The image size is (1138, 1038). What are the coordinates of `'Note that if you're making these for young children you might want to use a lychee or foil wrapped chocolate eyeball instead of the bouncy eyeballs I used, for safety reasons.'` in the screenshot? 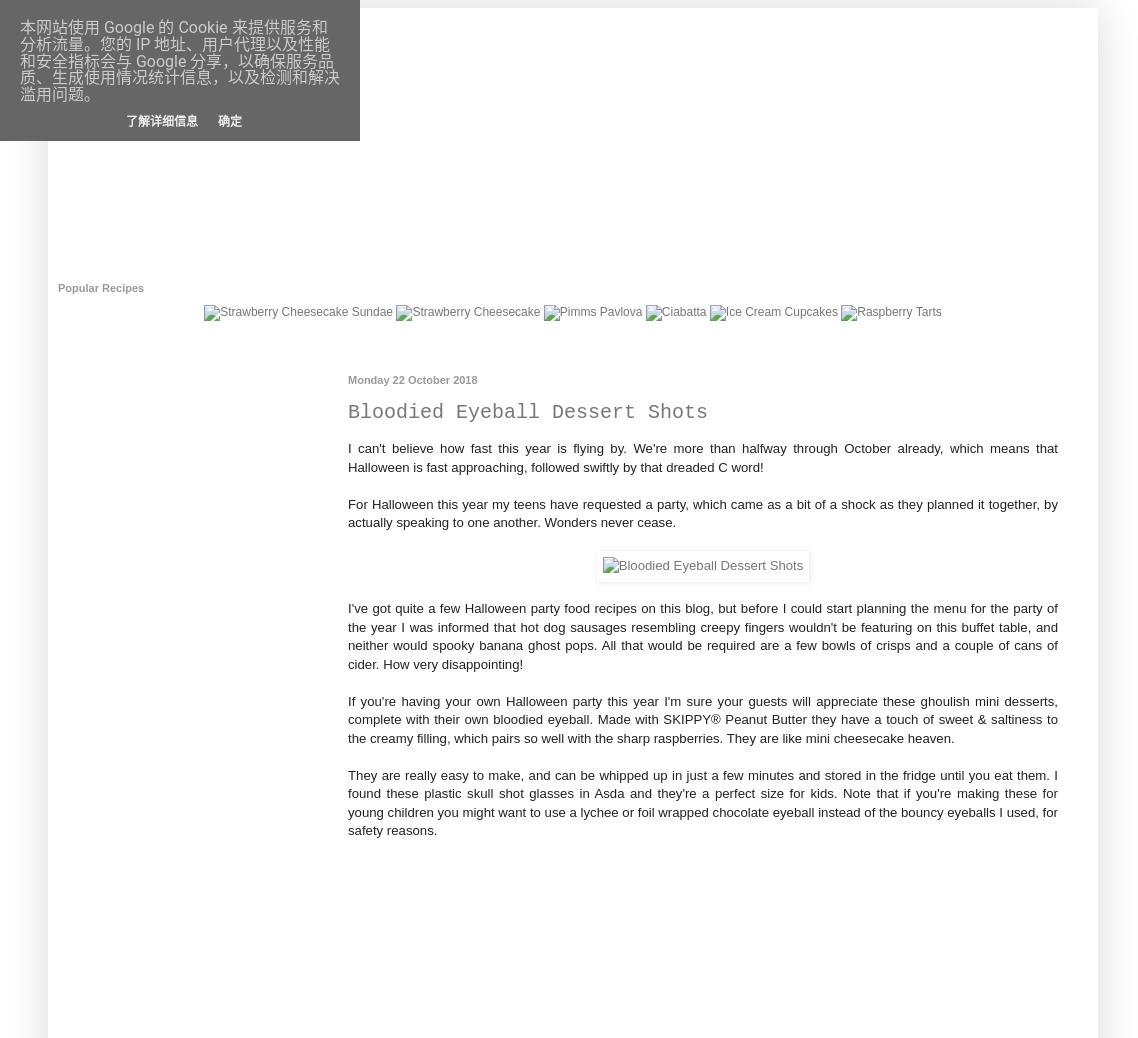 It's located at (703, 812).